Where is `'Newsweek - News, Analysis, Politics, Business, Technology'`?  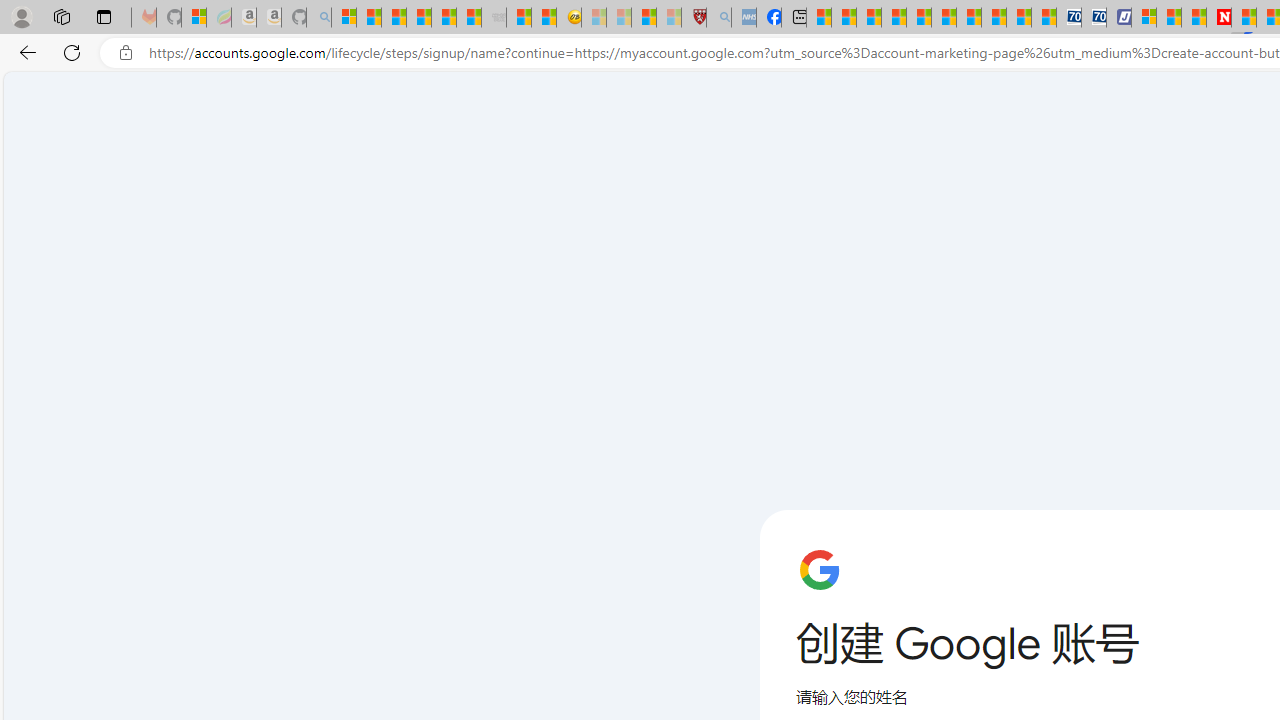 'Newsweek - News, Analysis, Politics, Business, Technology' is located at coordinates (1218, 17).